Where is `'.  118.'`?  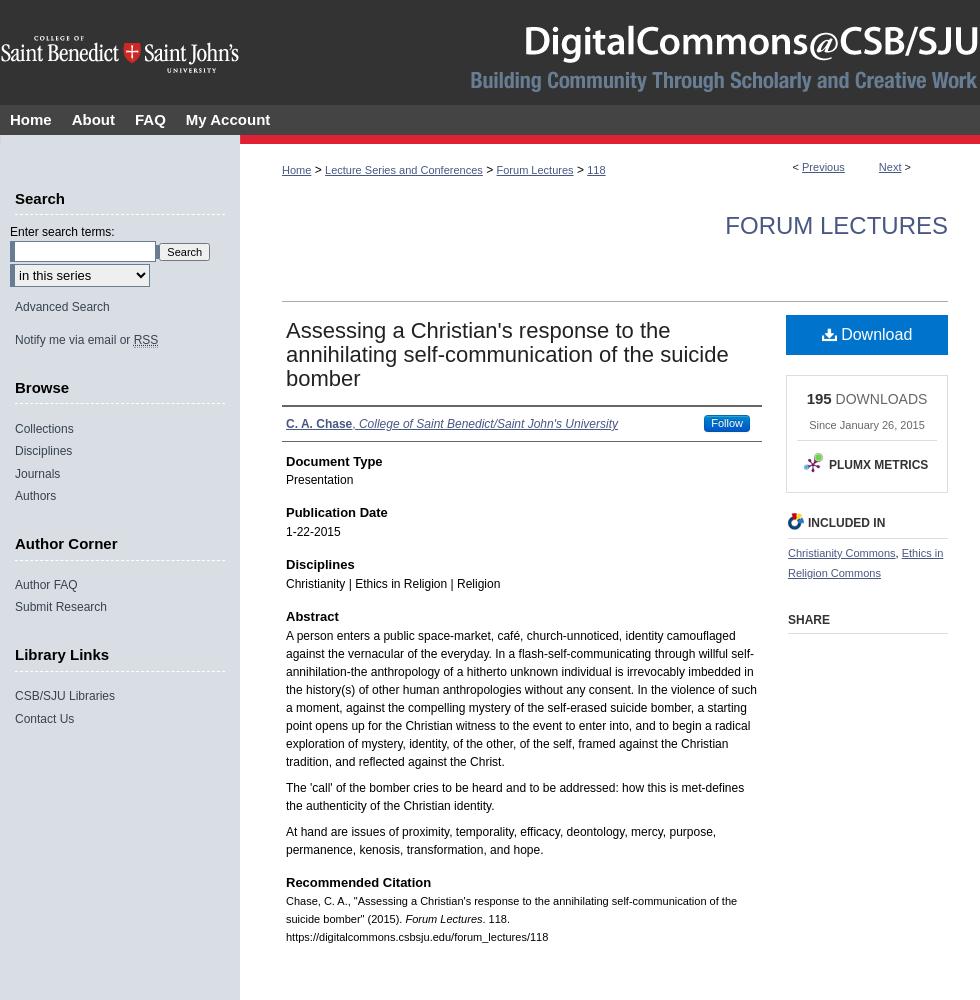 '.  118.' is located at coordinates (494, 919).